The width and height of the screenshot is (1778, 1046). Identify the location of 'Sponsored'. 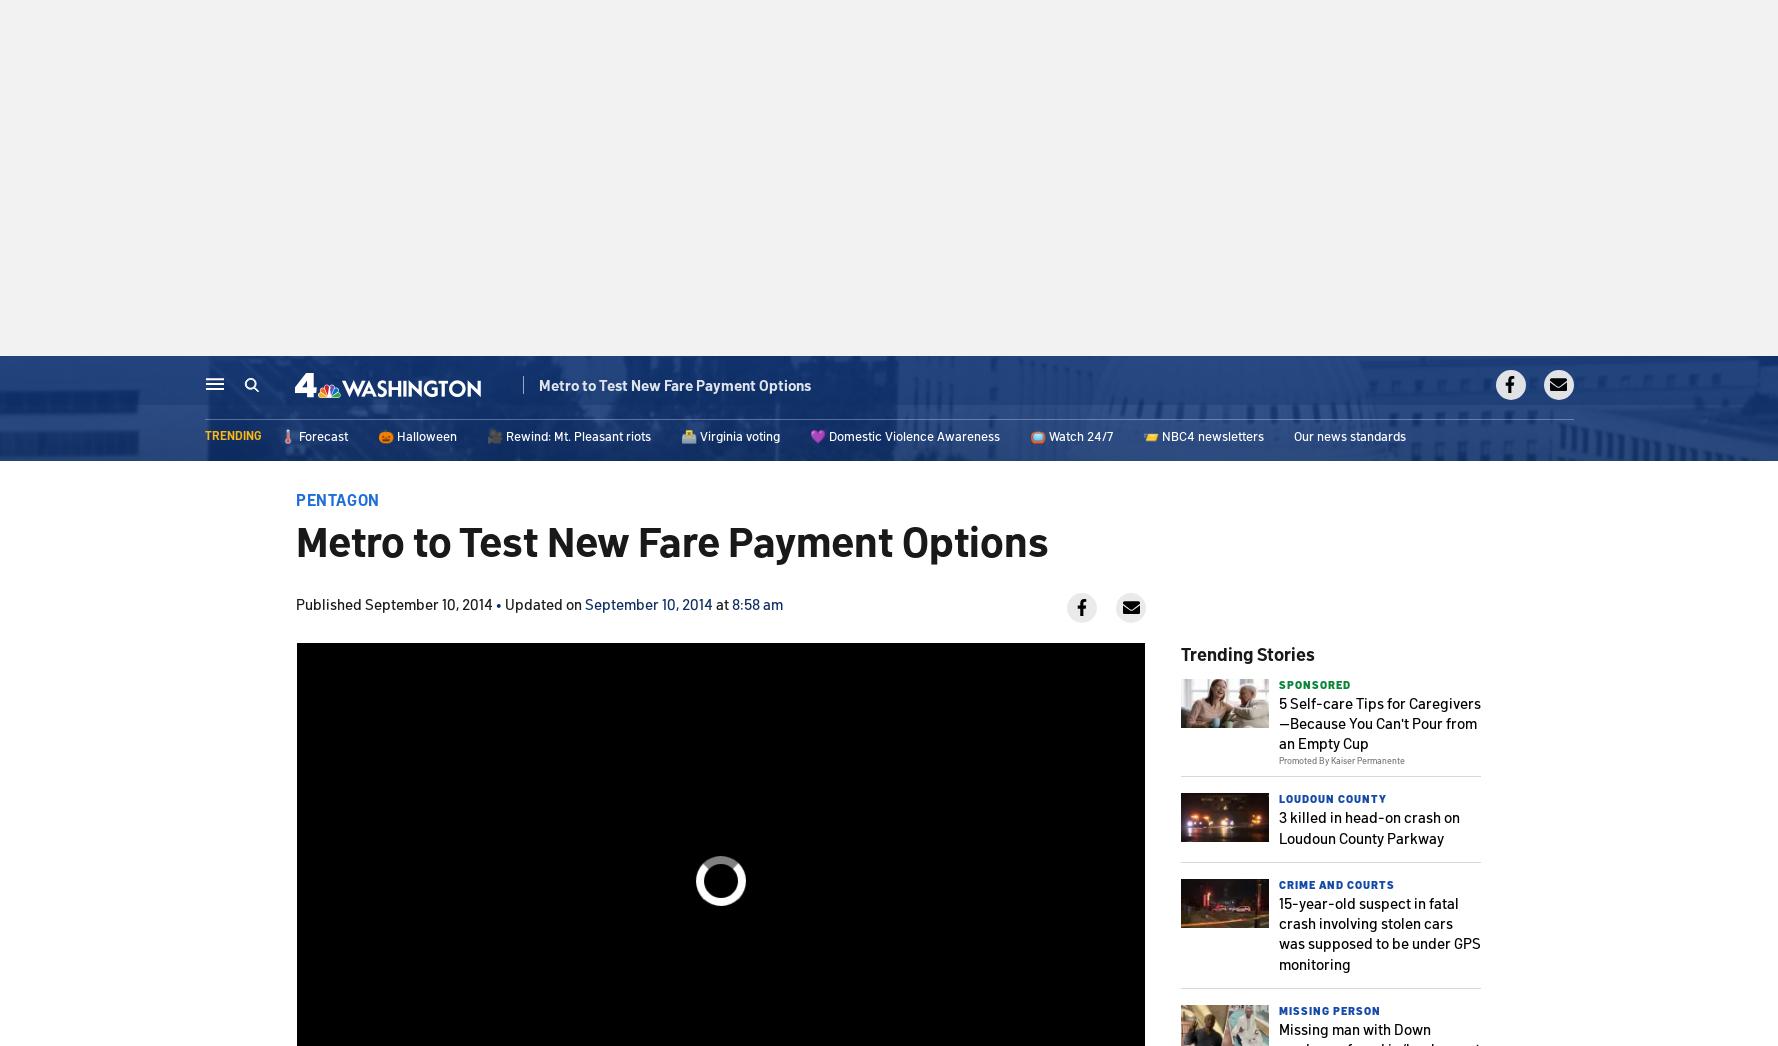
(1315, 683).